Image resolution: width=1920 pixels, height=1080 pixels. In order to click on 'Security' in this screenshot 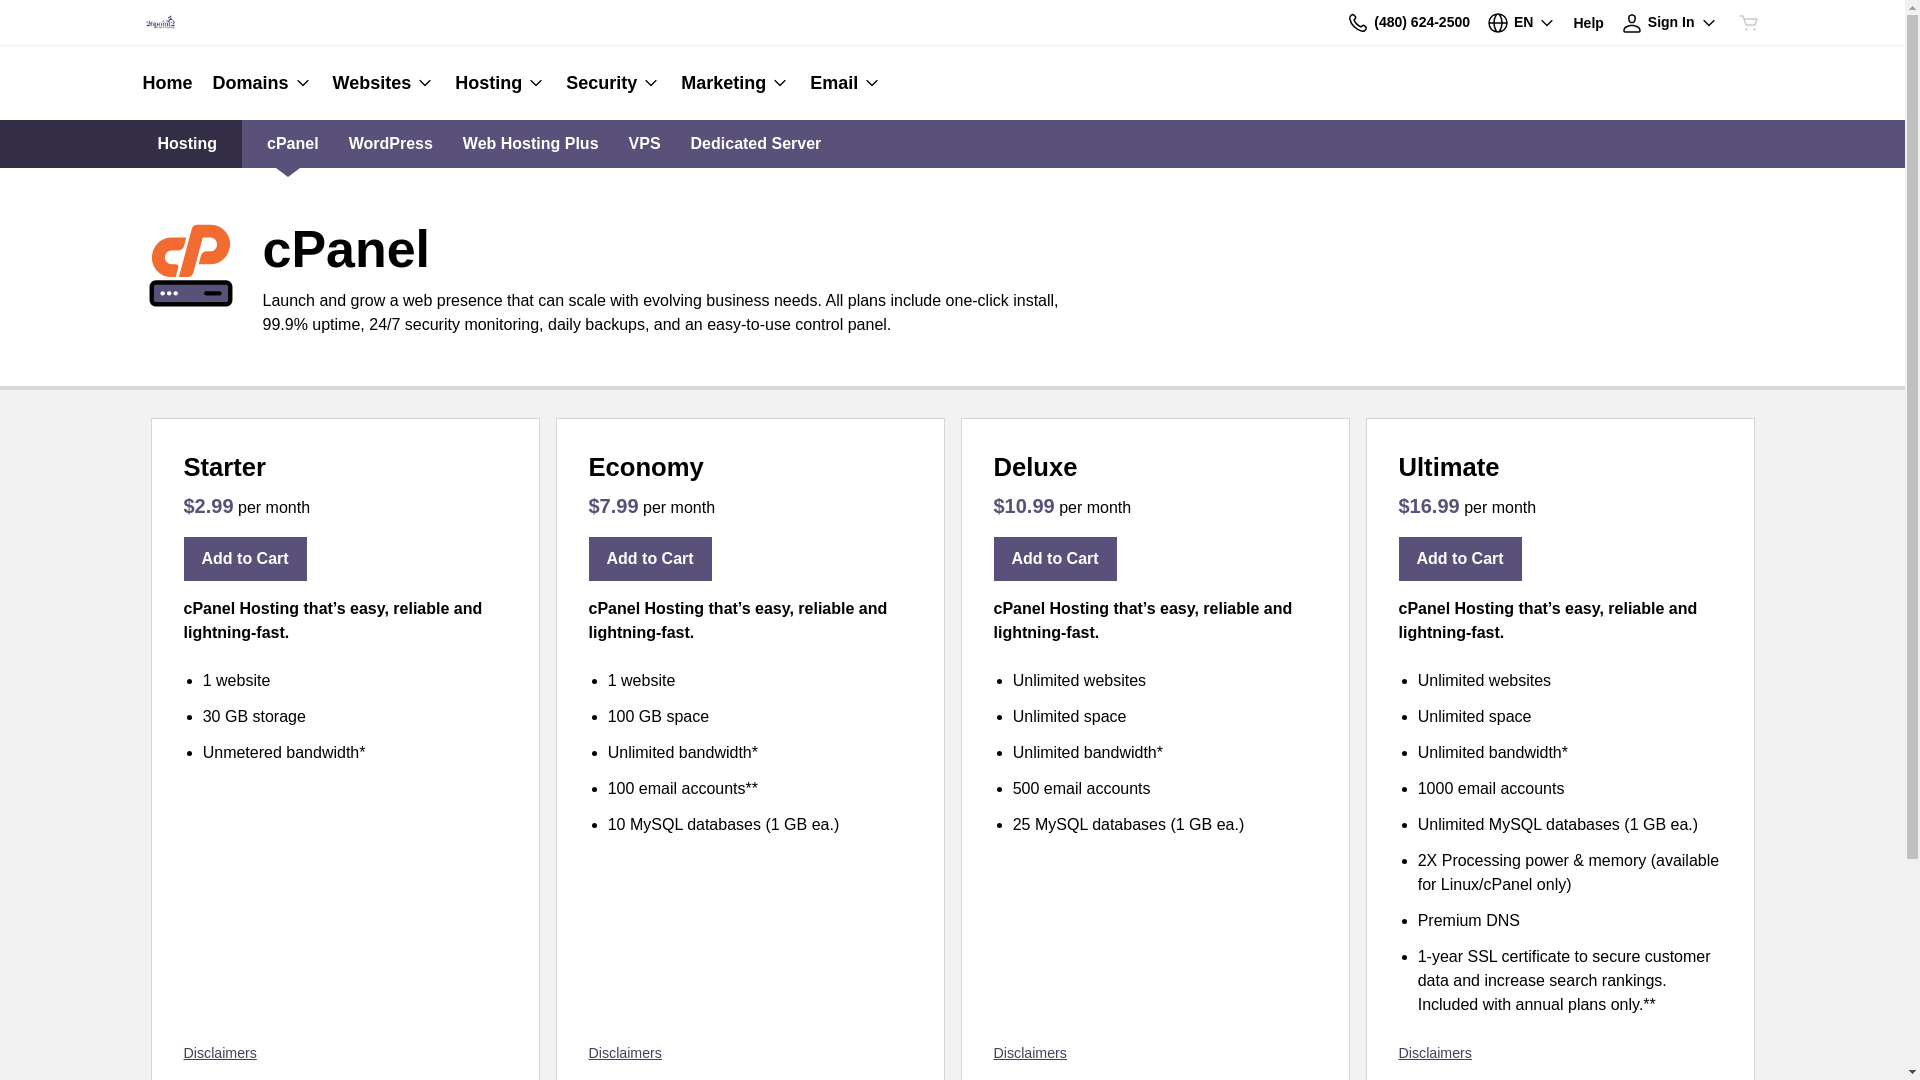, I will do `click(612, 82)`.